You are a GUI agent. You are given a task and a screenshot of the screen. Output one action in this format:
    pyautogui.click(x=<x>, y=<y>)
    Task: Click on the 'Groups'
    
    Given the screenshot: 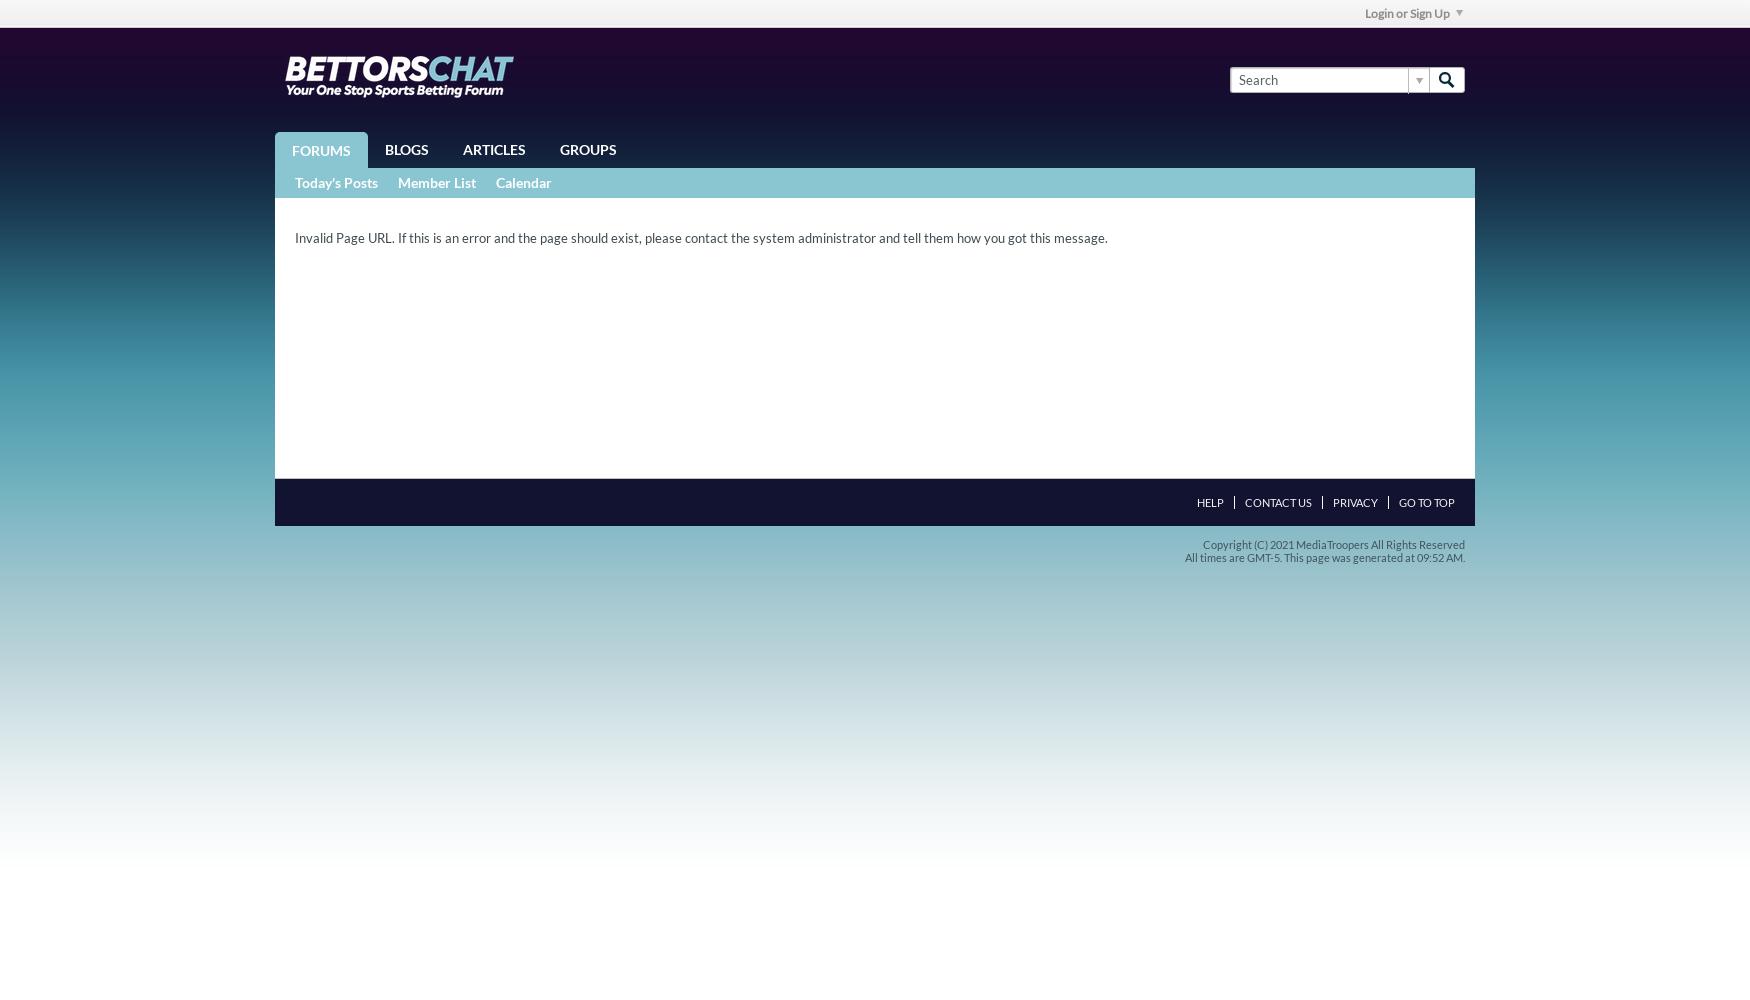 What is the action you would take?
    pyautogui.click(x=588, y=149)
    